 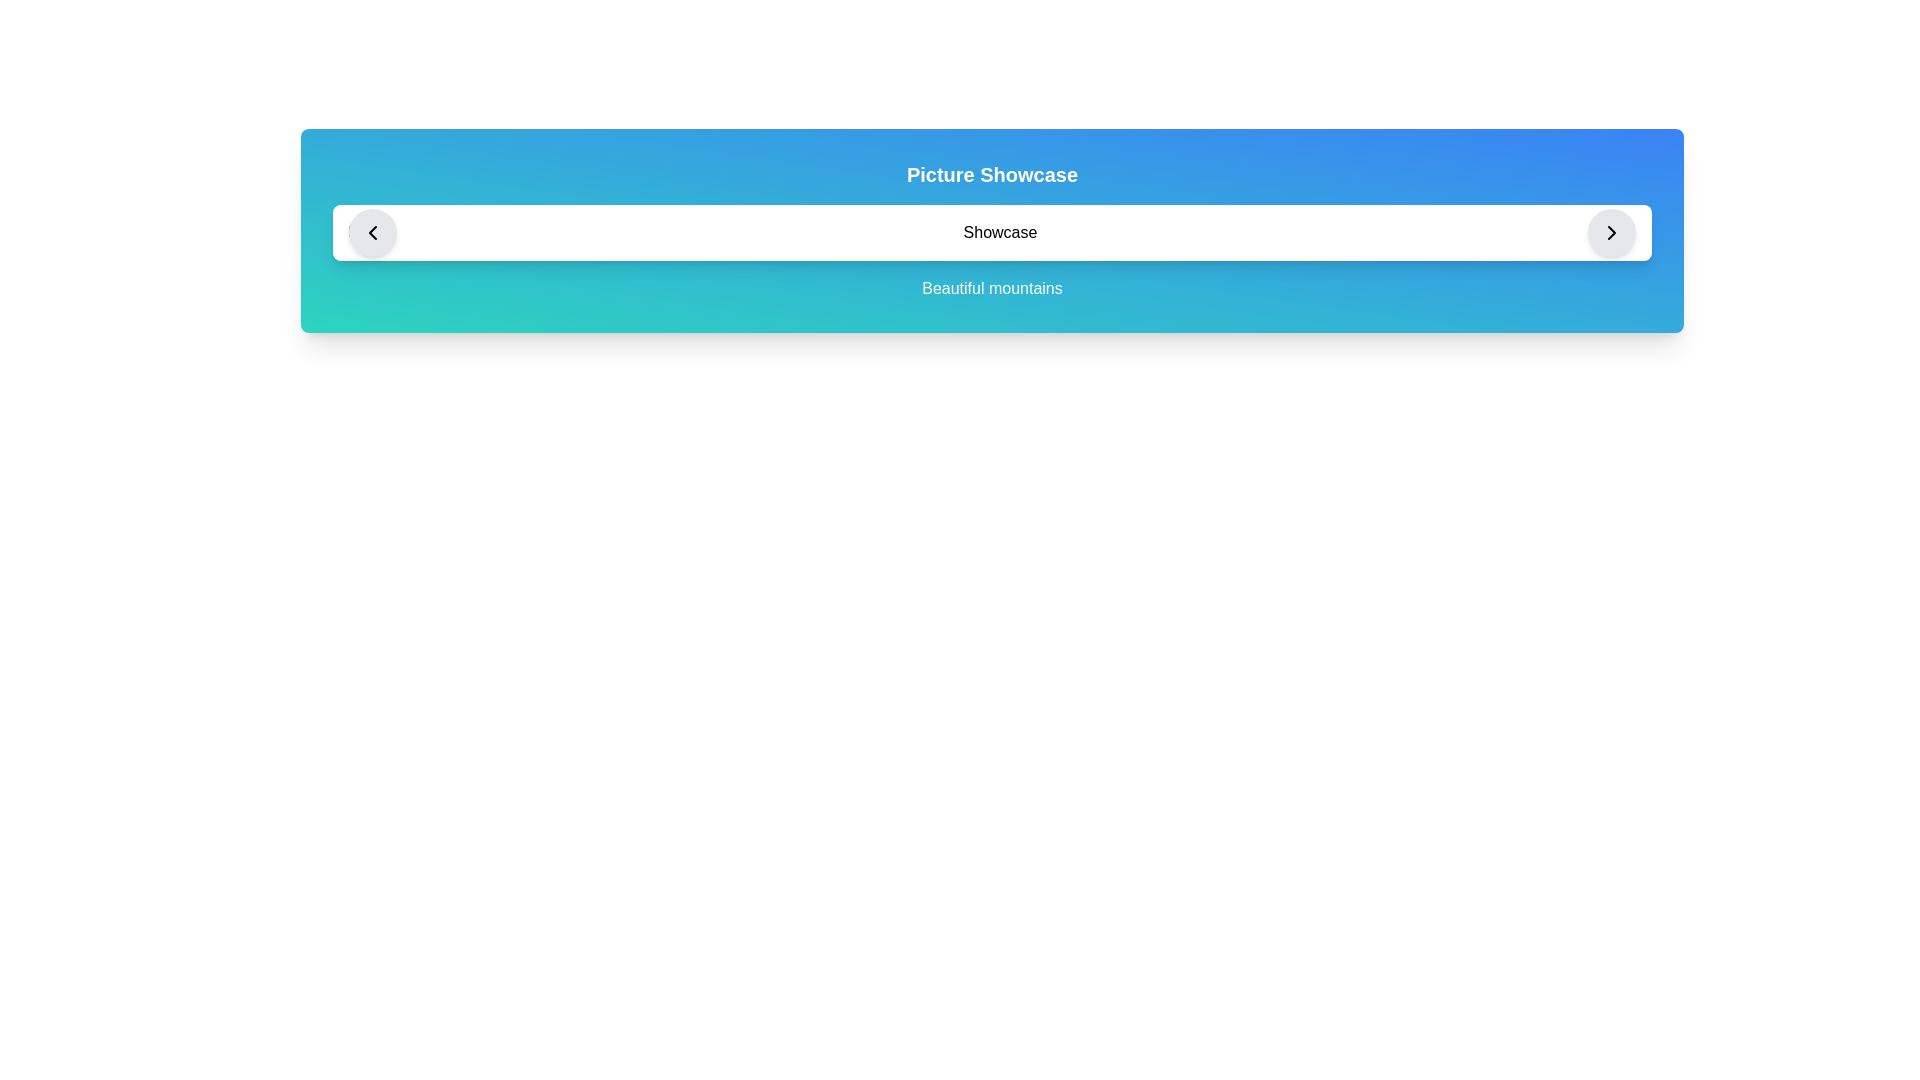 I want to click on text displayed in the text label showing 'Beautiful mountains', which is styled with a white font color against a blue-to-teal gradient background, so click(x=992, y=289).